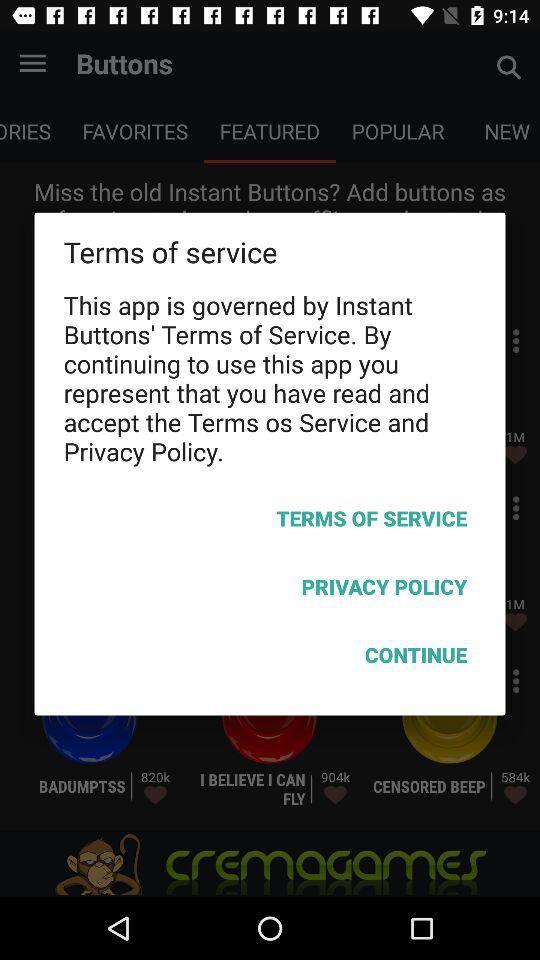 The width and height of the screenshot is (540, 960). I want to click on the continue icon, so click(270, 657).